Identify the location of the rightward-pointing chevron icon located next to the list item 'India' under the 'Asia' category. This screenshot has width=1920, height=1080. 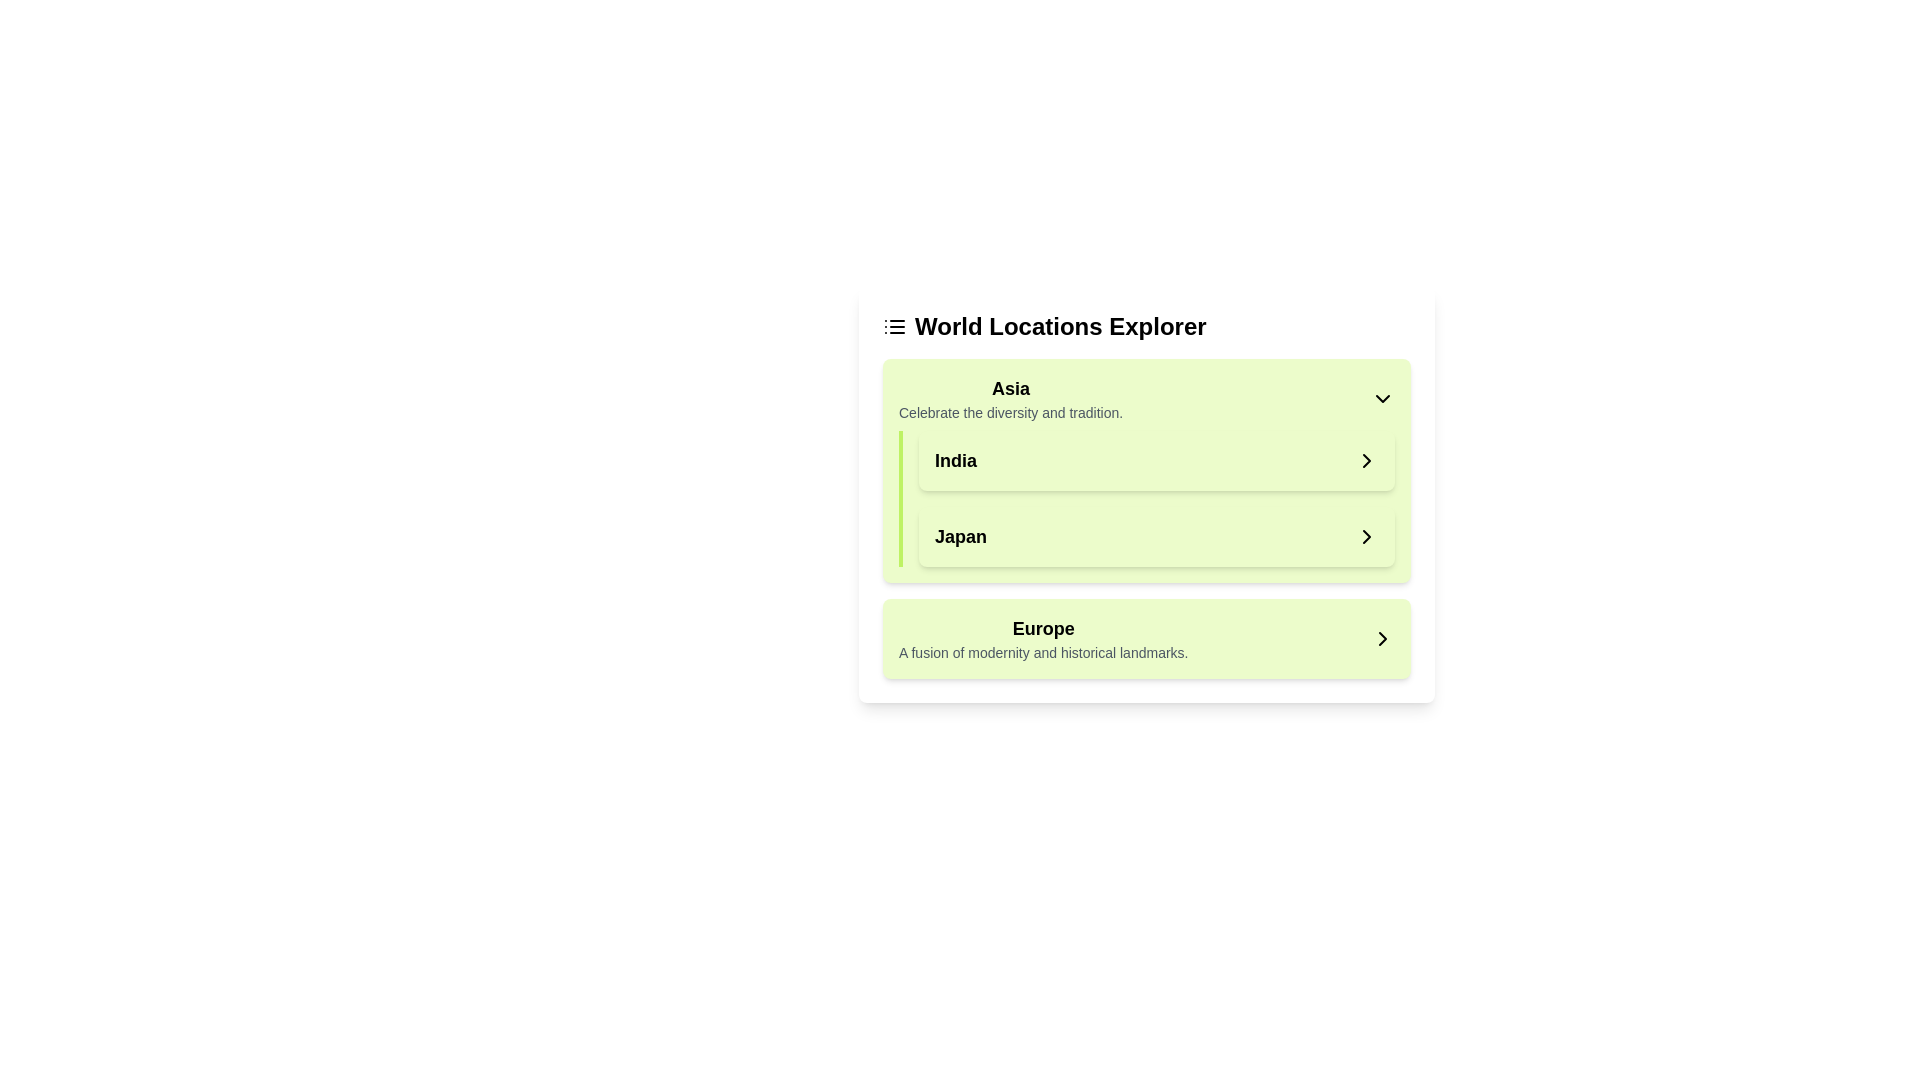
(1366, 461).